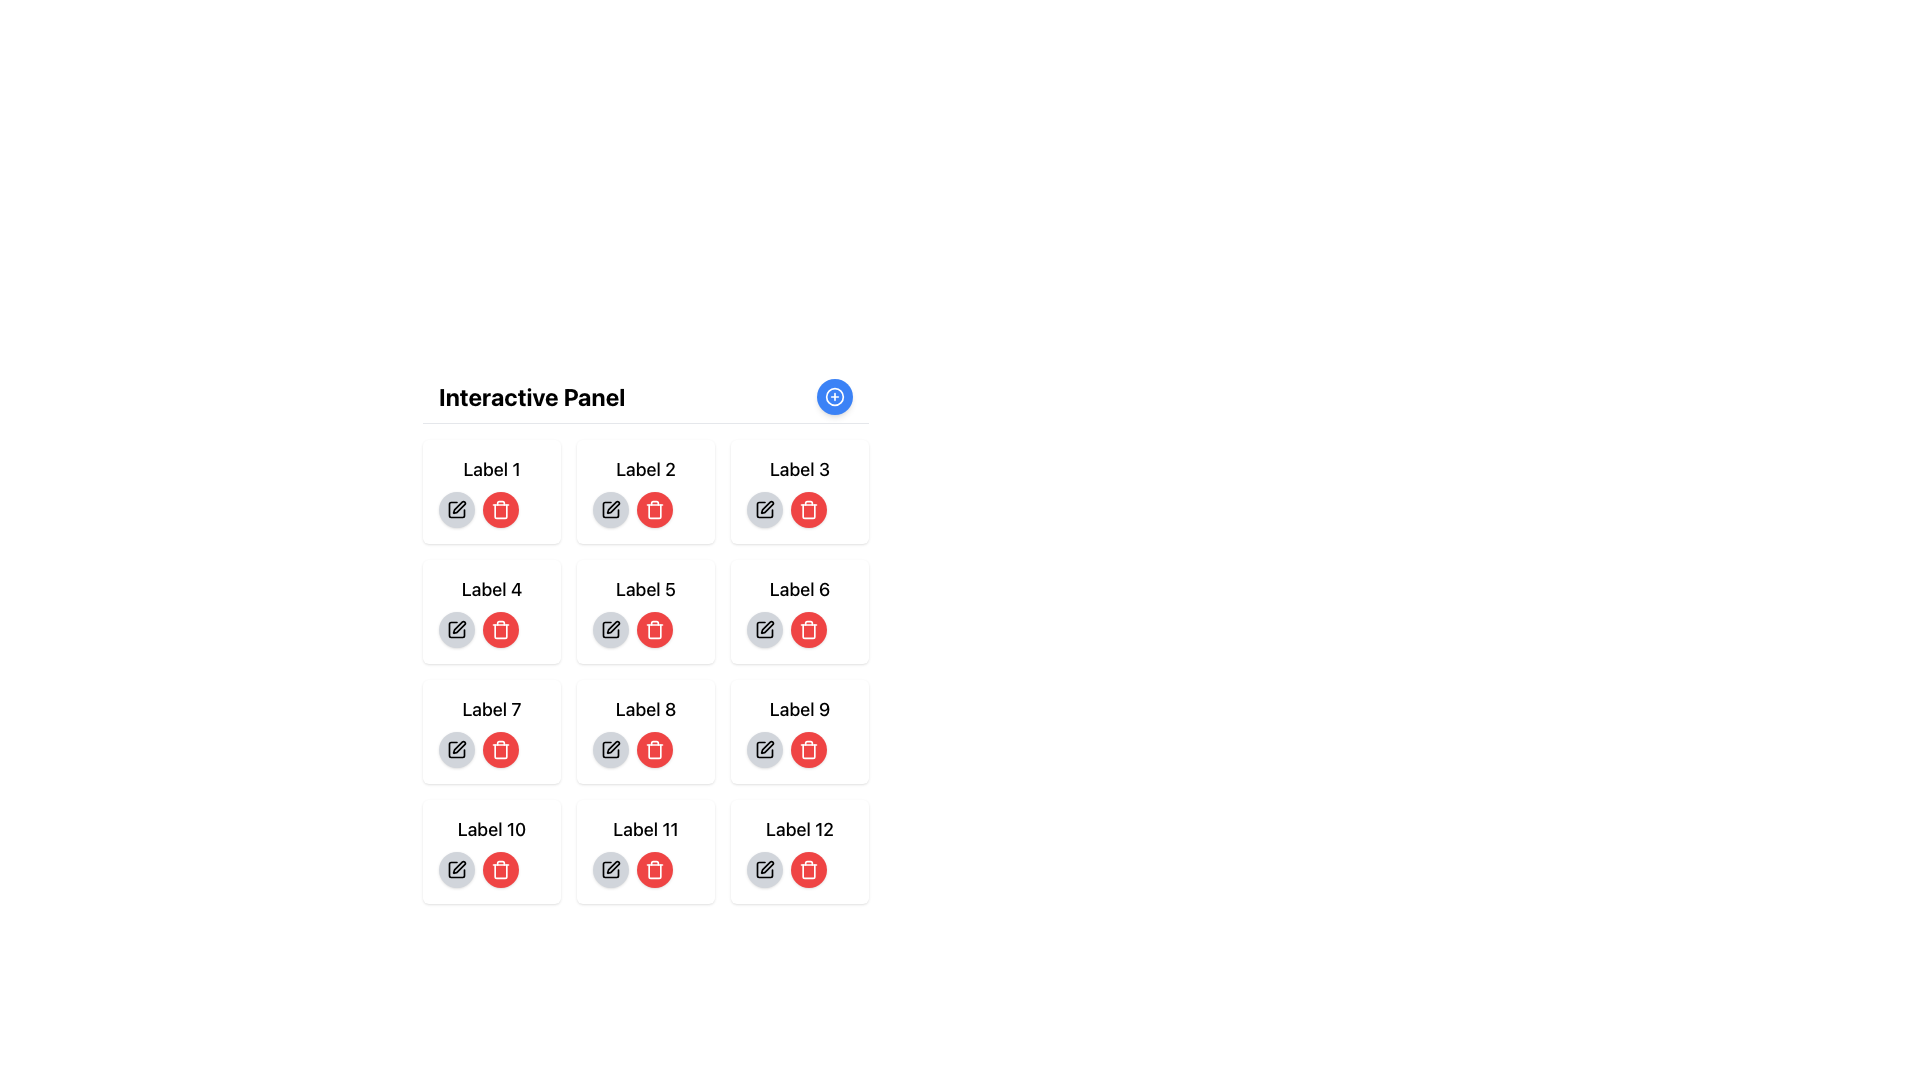 The height and width of the screenshot is (1080, 1920). Describe the element at coordinates (809, 508) in the screenshot. I see `the circular red button with a white trashcan icon located in the third column of the first row, adjacent to a gray button associated with 'Label 3', to interact` at that location.